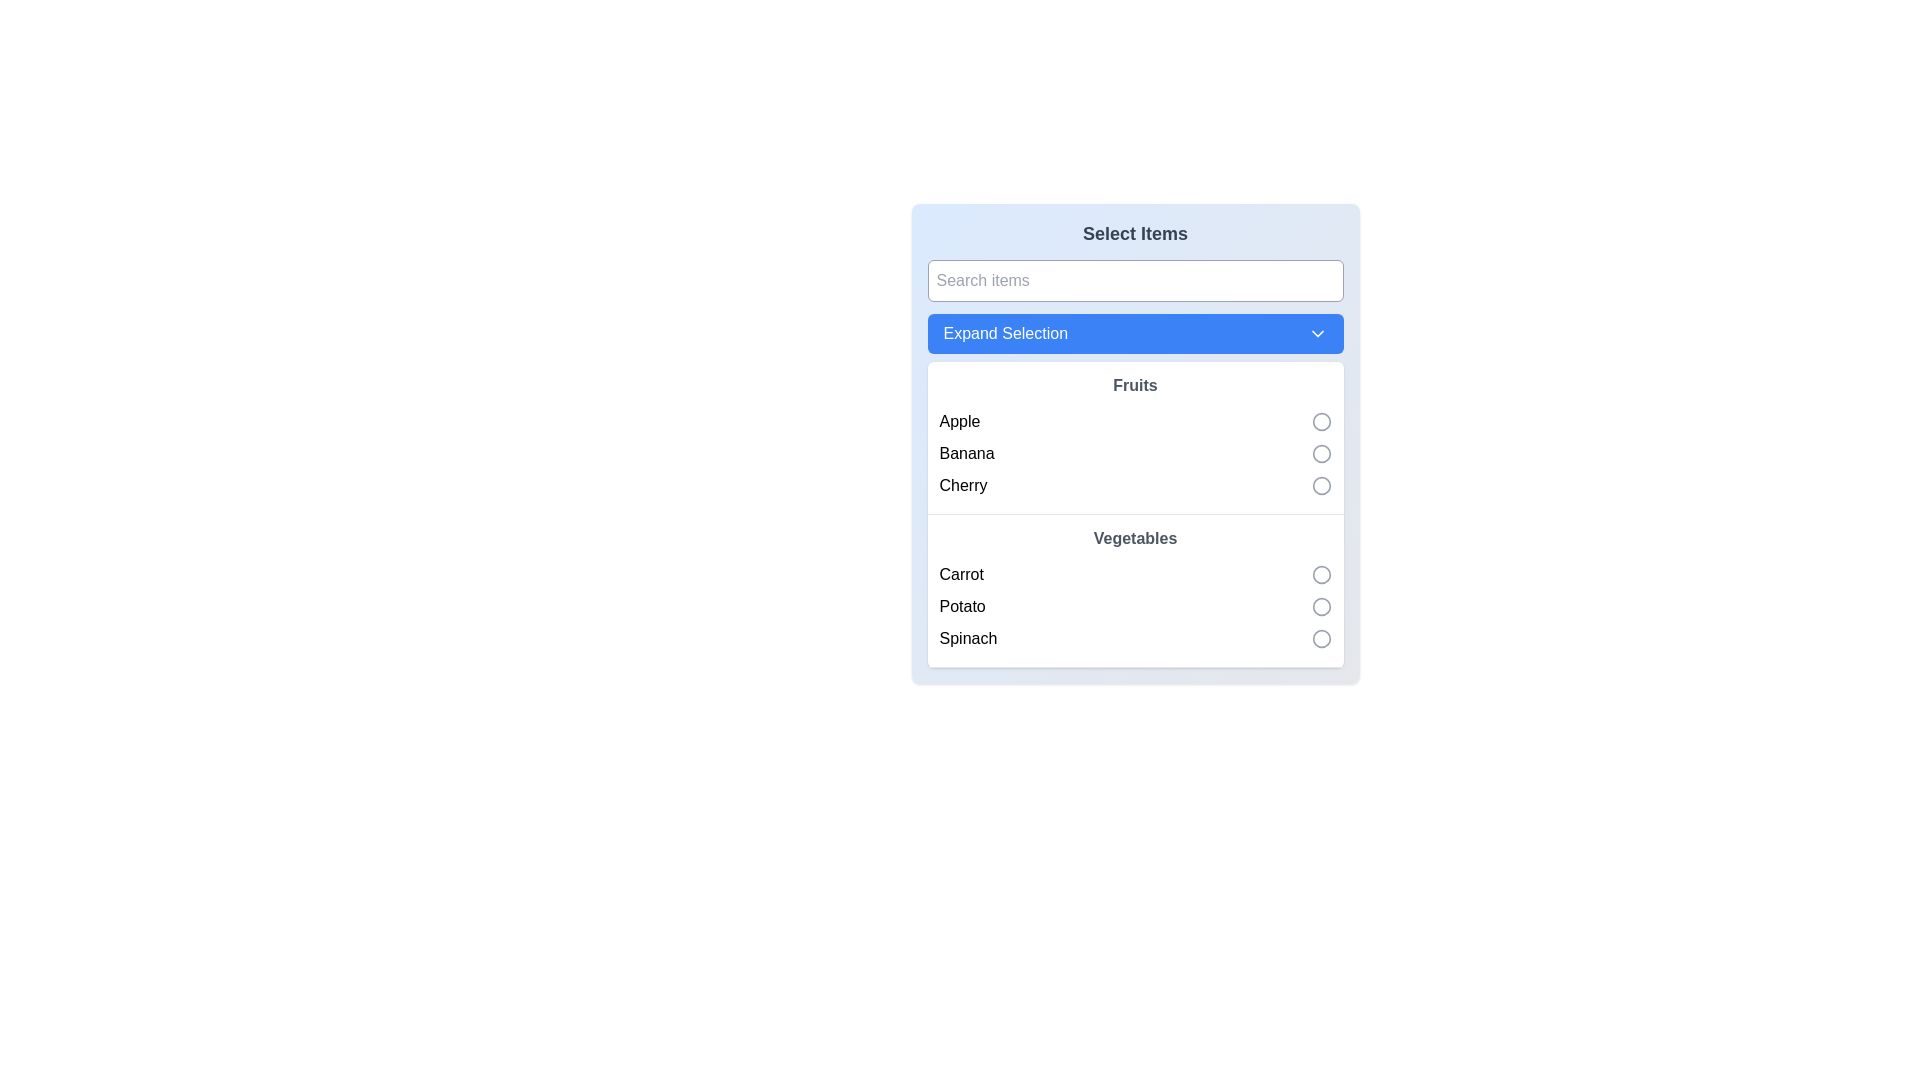 This screenshot has width=1920, height=1080. What do you see at coordinates (1321, 639) in the screenshot?
I see `the circular radio button located to the right of the label 'Spinach' in the 'Vegetables' section` at bounding box center [1321, 639].